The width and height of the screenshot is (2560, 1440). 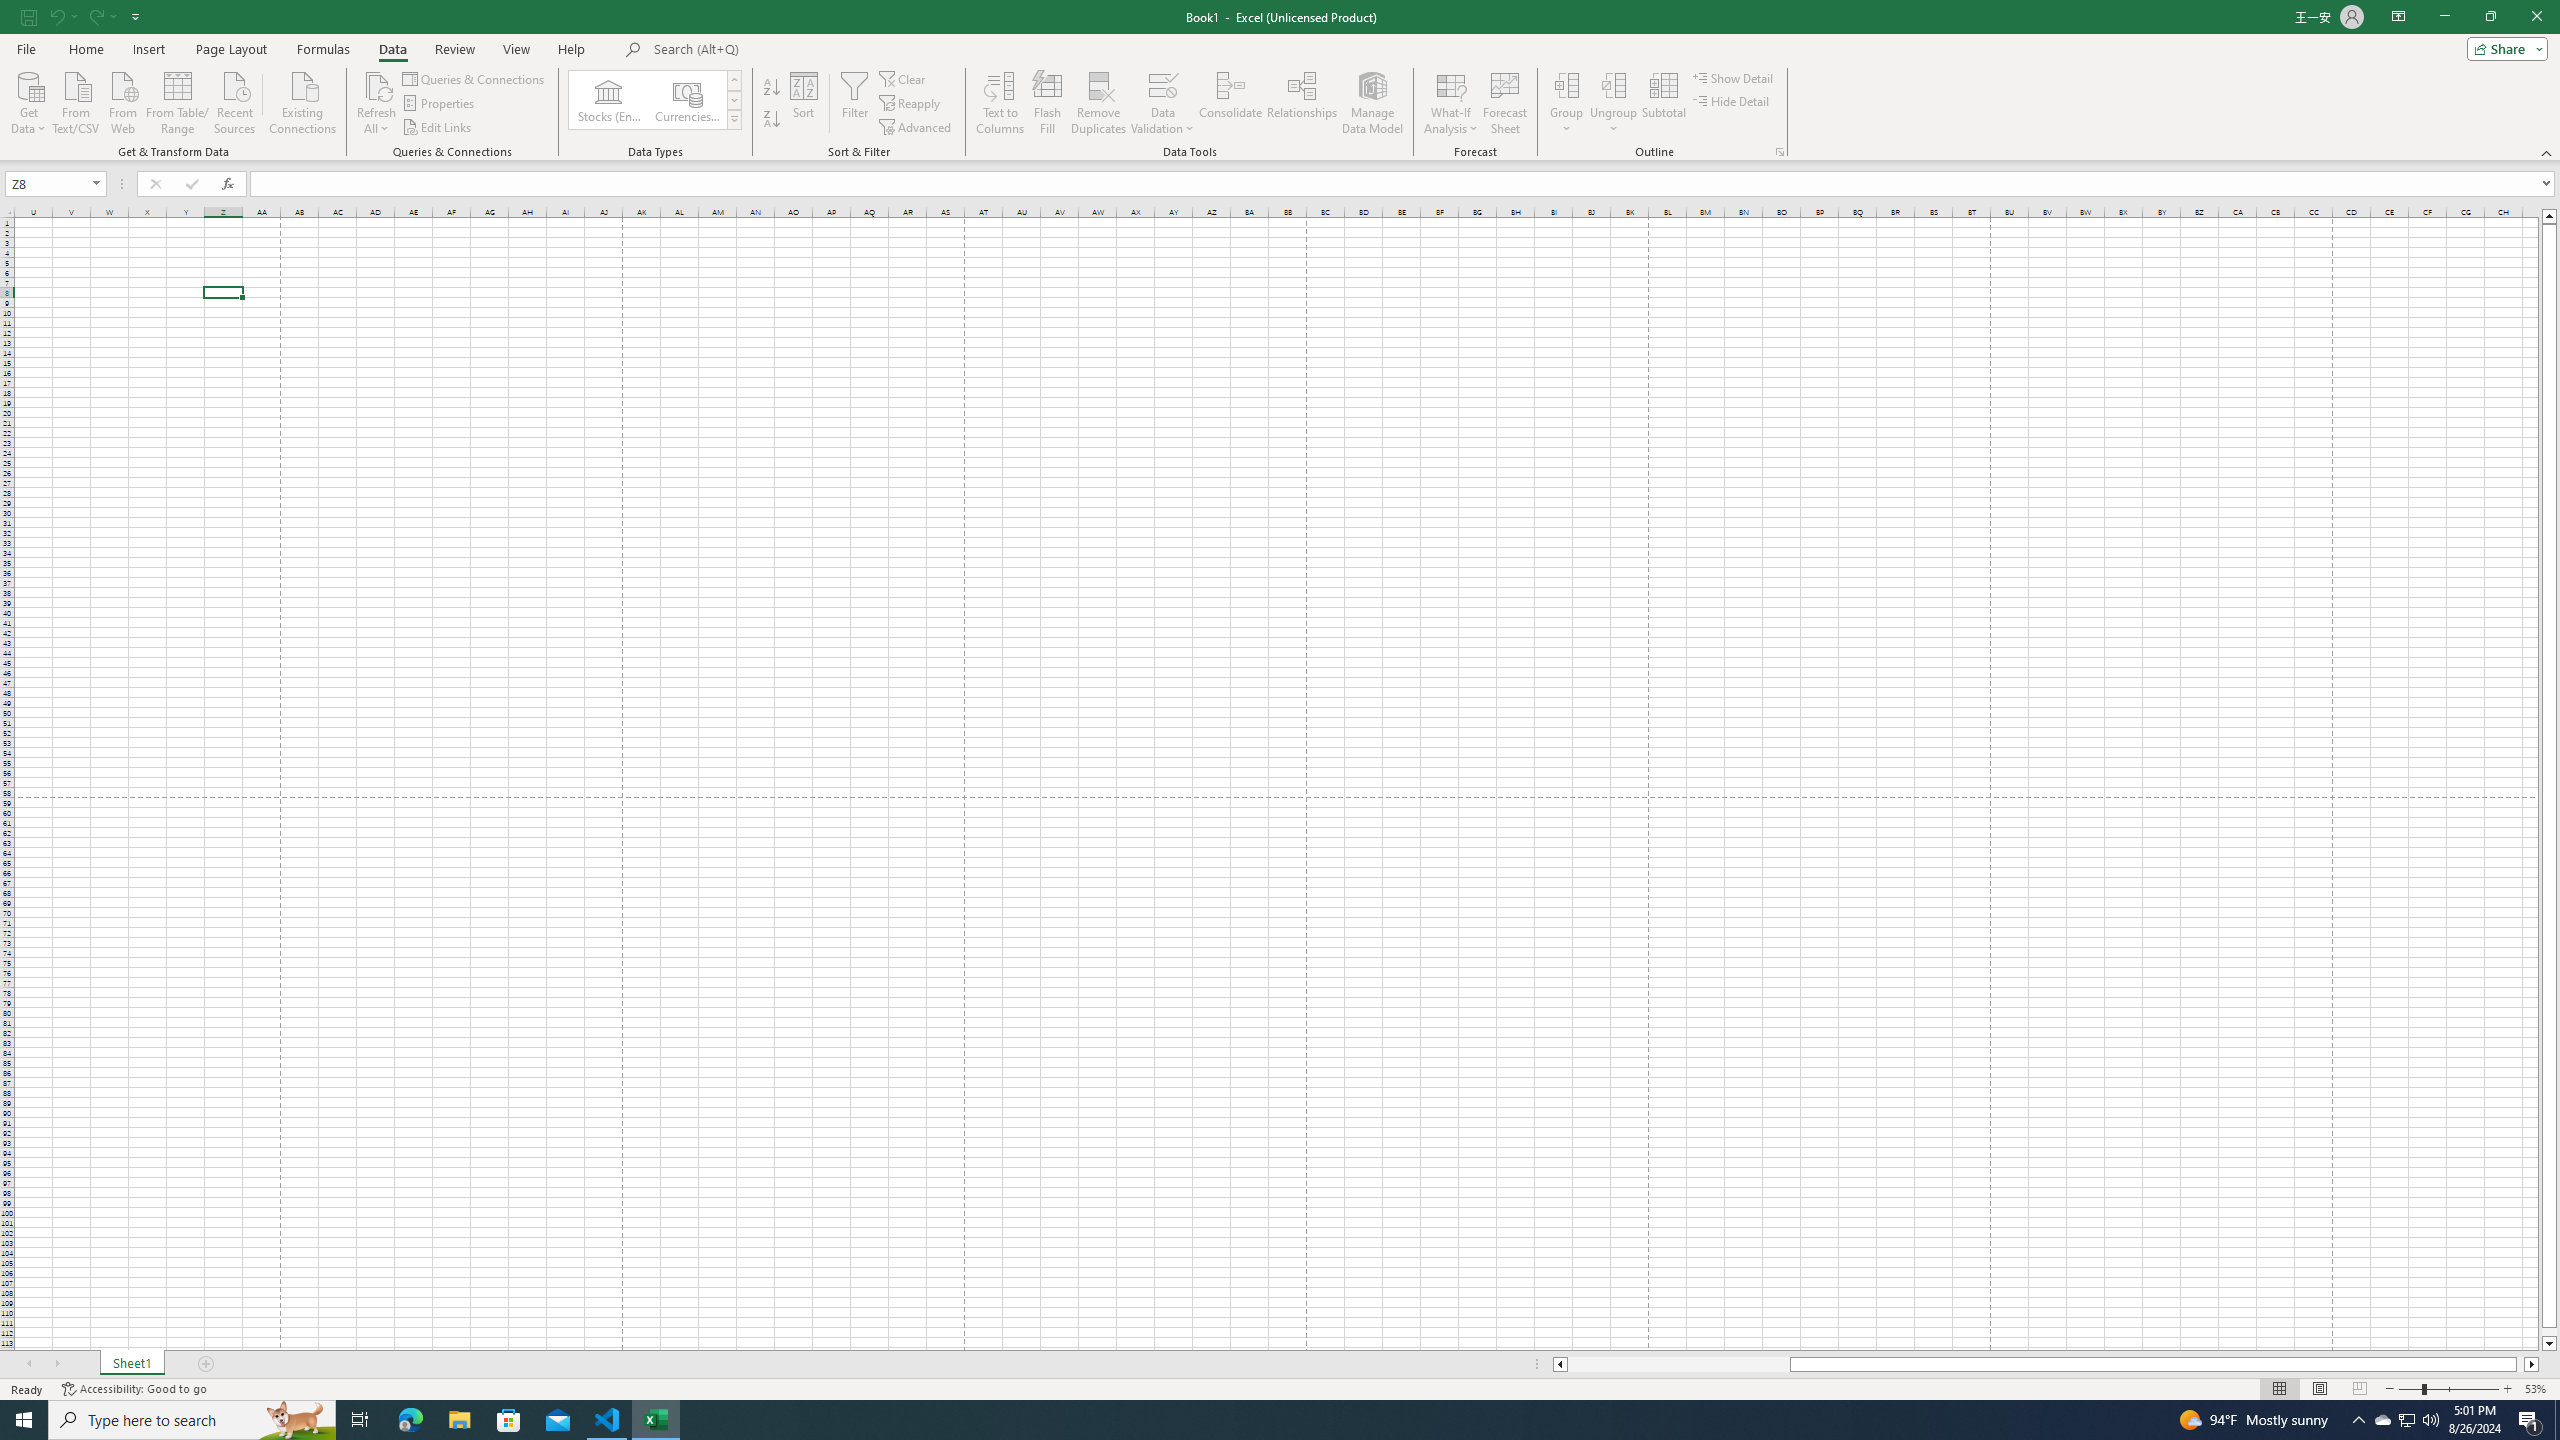 What do you see at coordinates (1565, 103) in the screenshot?
I see `'Group...'` at bounding box center [1565, 103].